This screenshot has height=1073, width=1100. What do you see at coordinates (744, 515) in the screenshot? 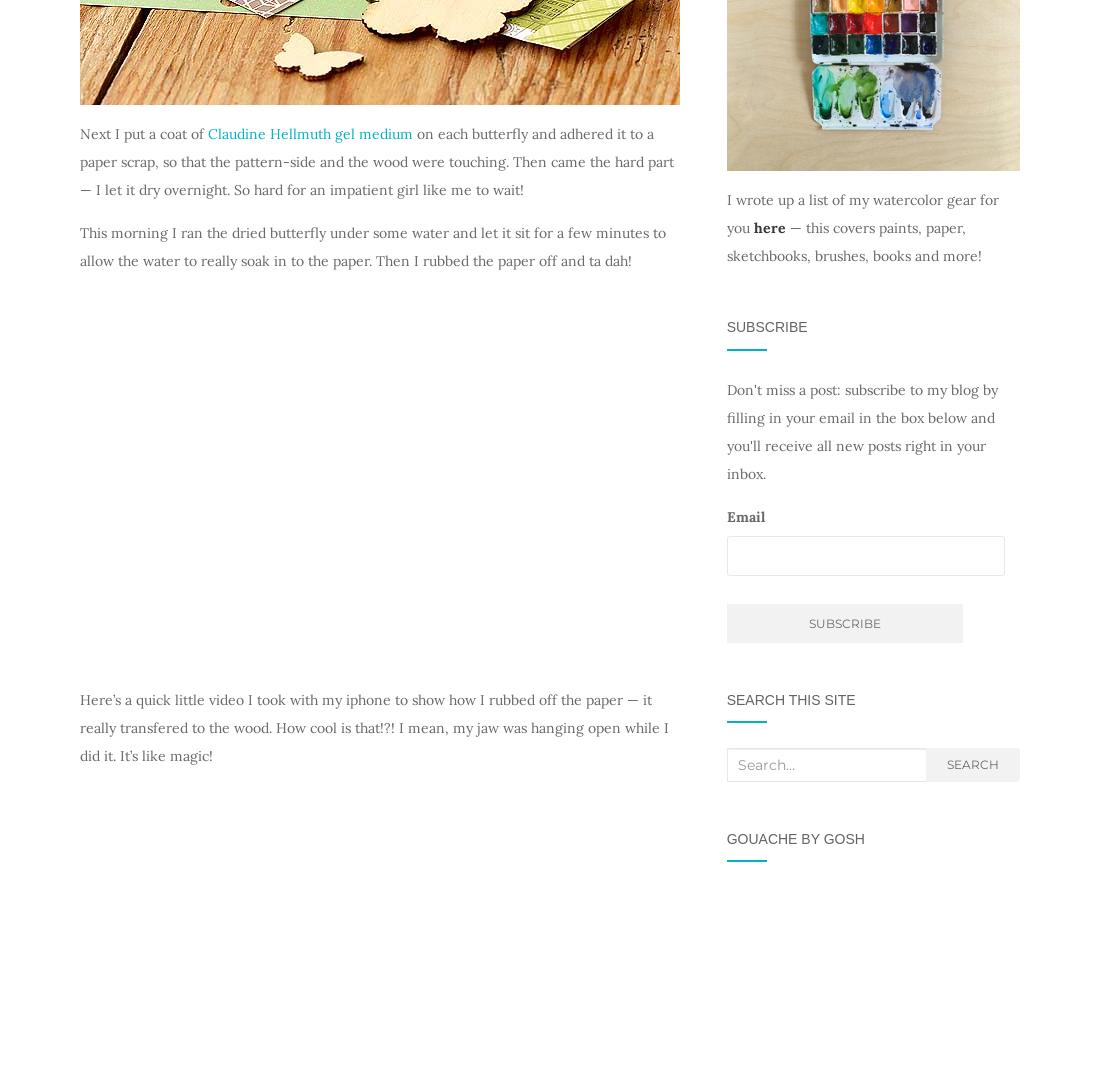
I see `'Email'` at bounding box center [744, 515].